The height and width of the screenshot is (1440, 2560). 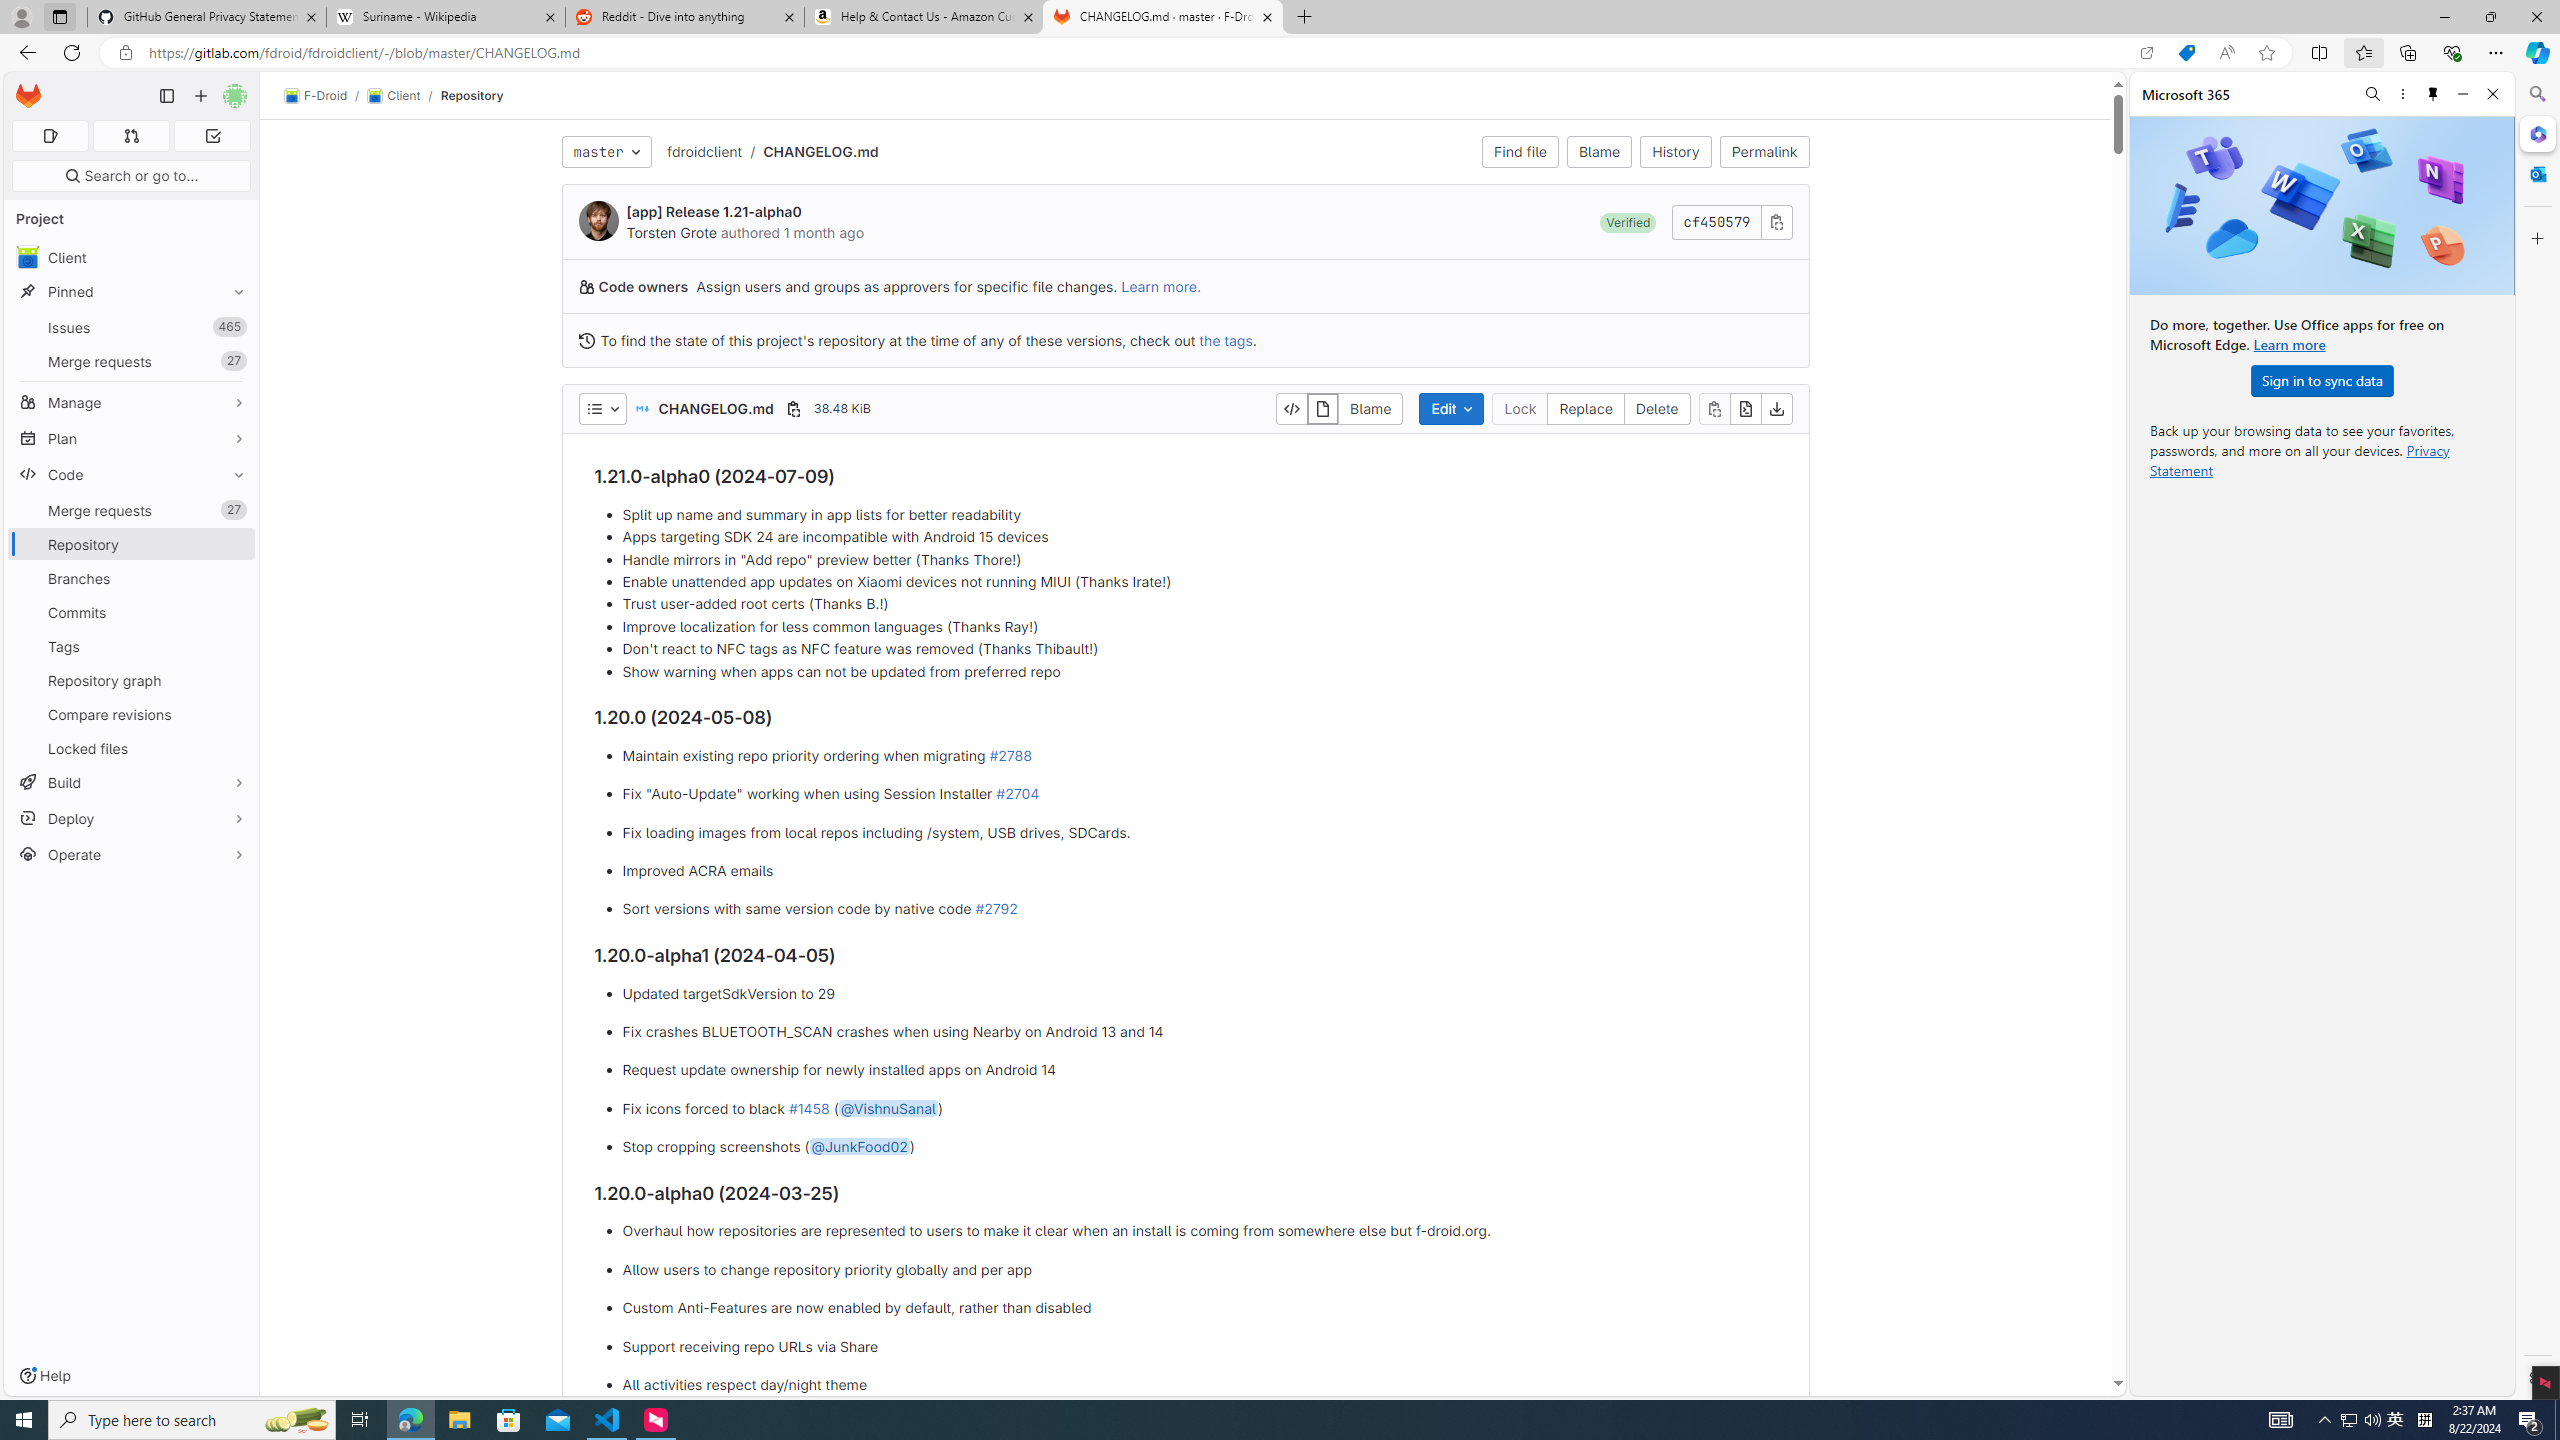 What do you see at coordinates (2288, 344) in the screenshot?
I see `'Learn more about Microsoft Office.'` at bounding box center [2288, 344].